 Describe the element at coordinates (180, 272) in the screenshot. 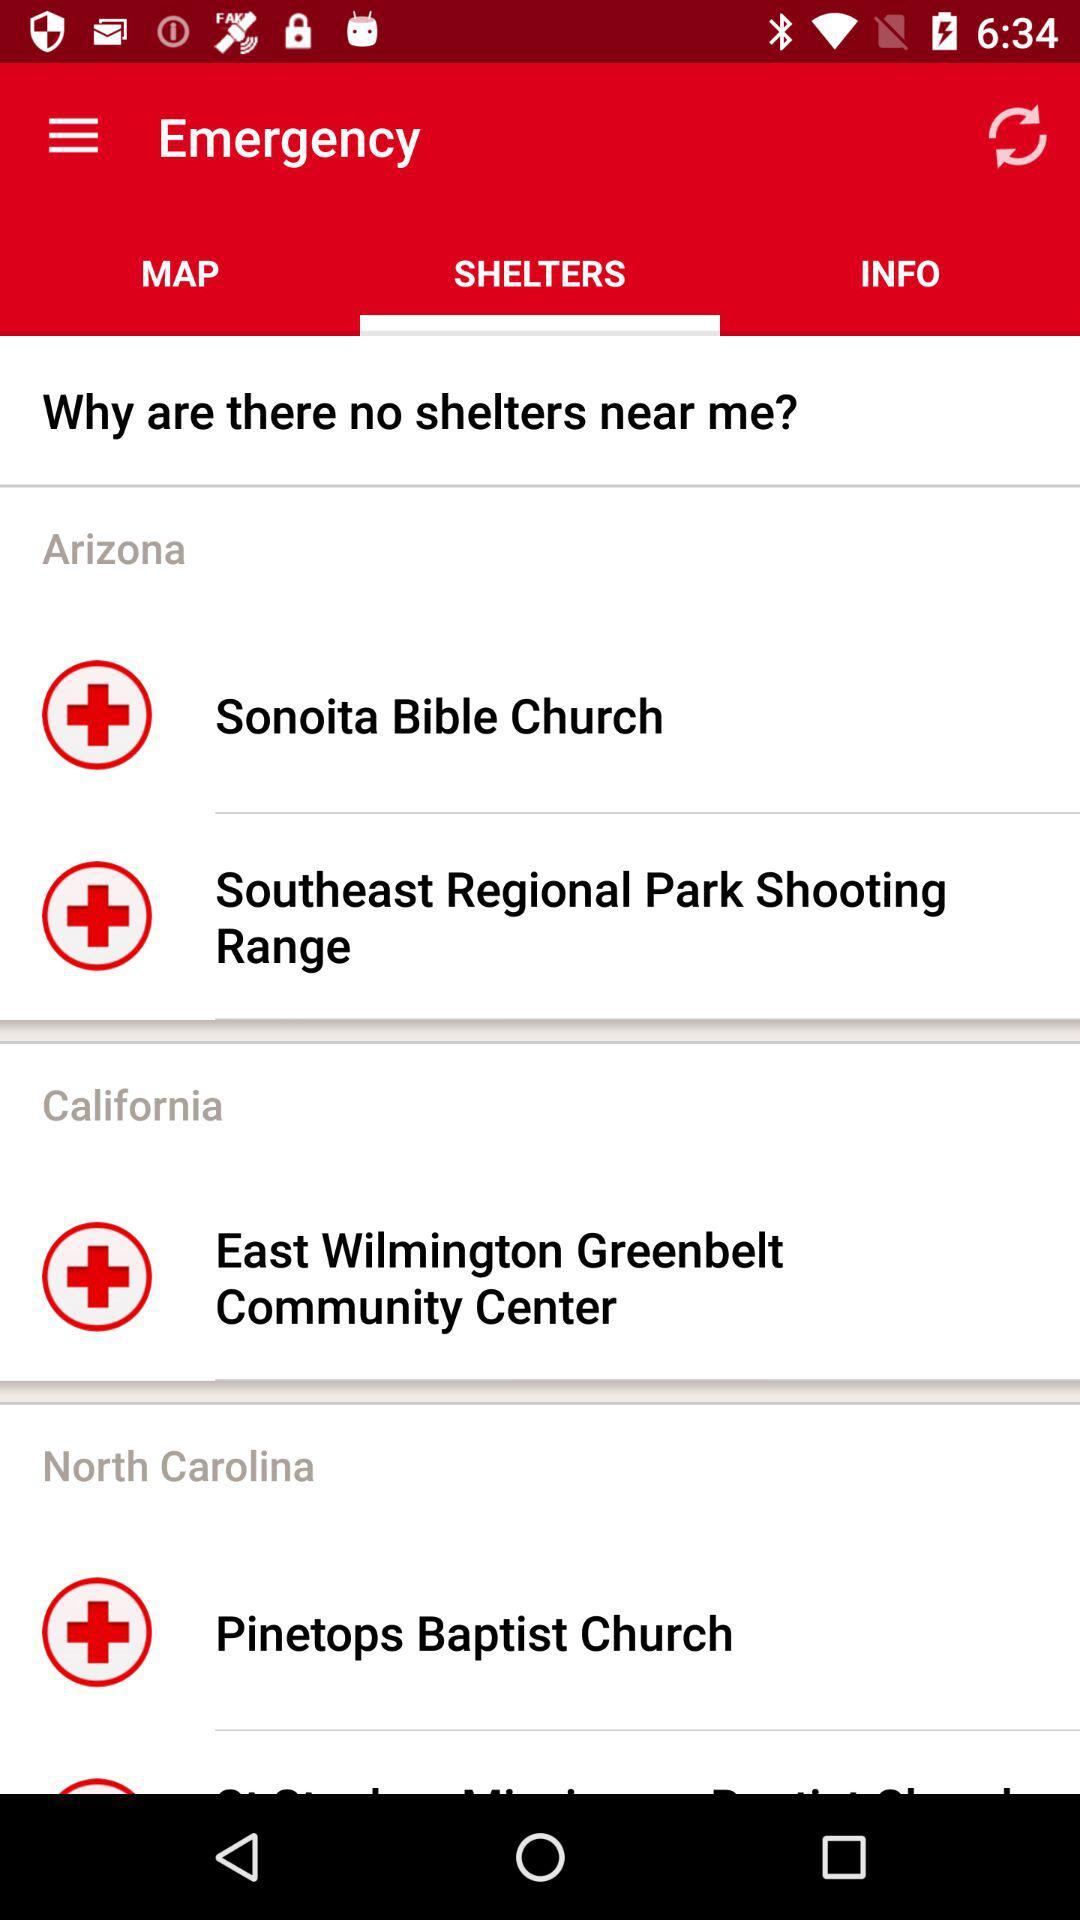

I see `item above the why are there icon` at that location.